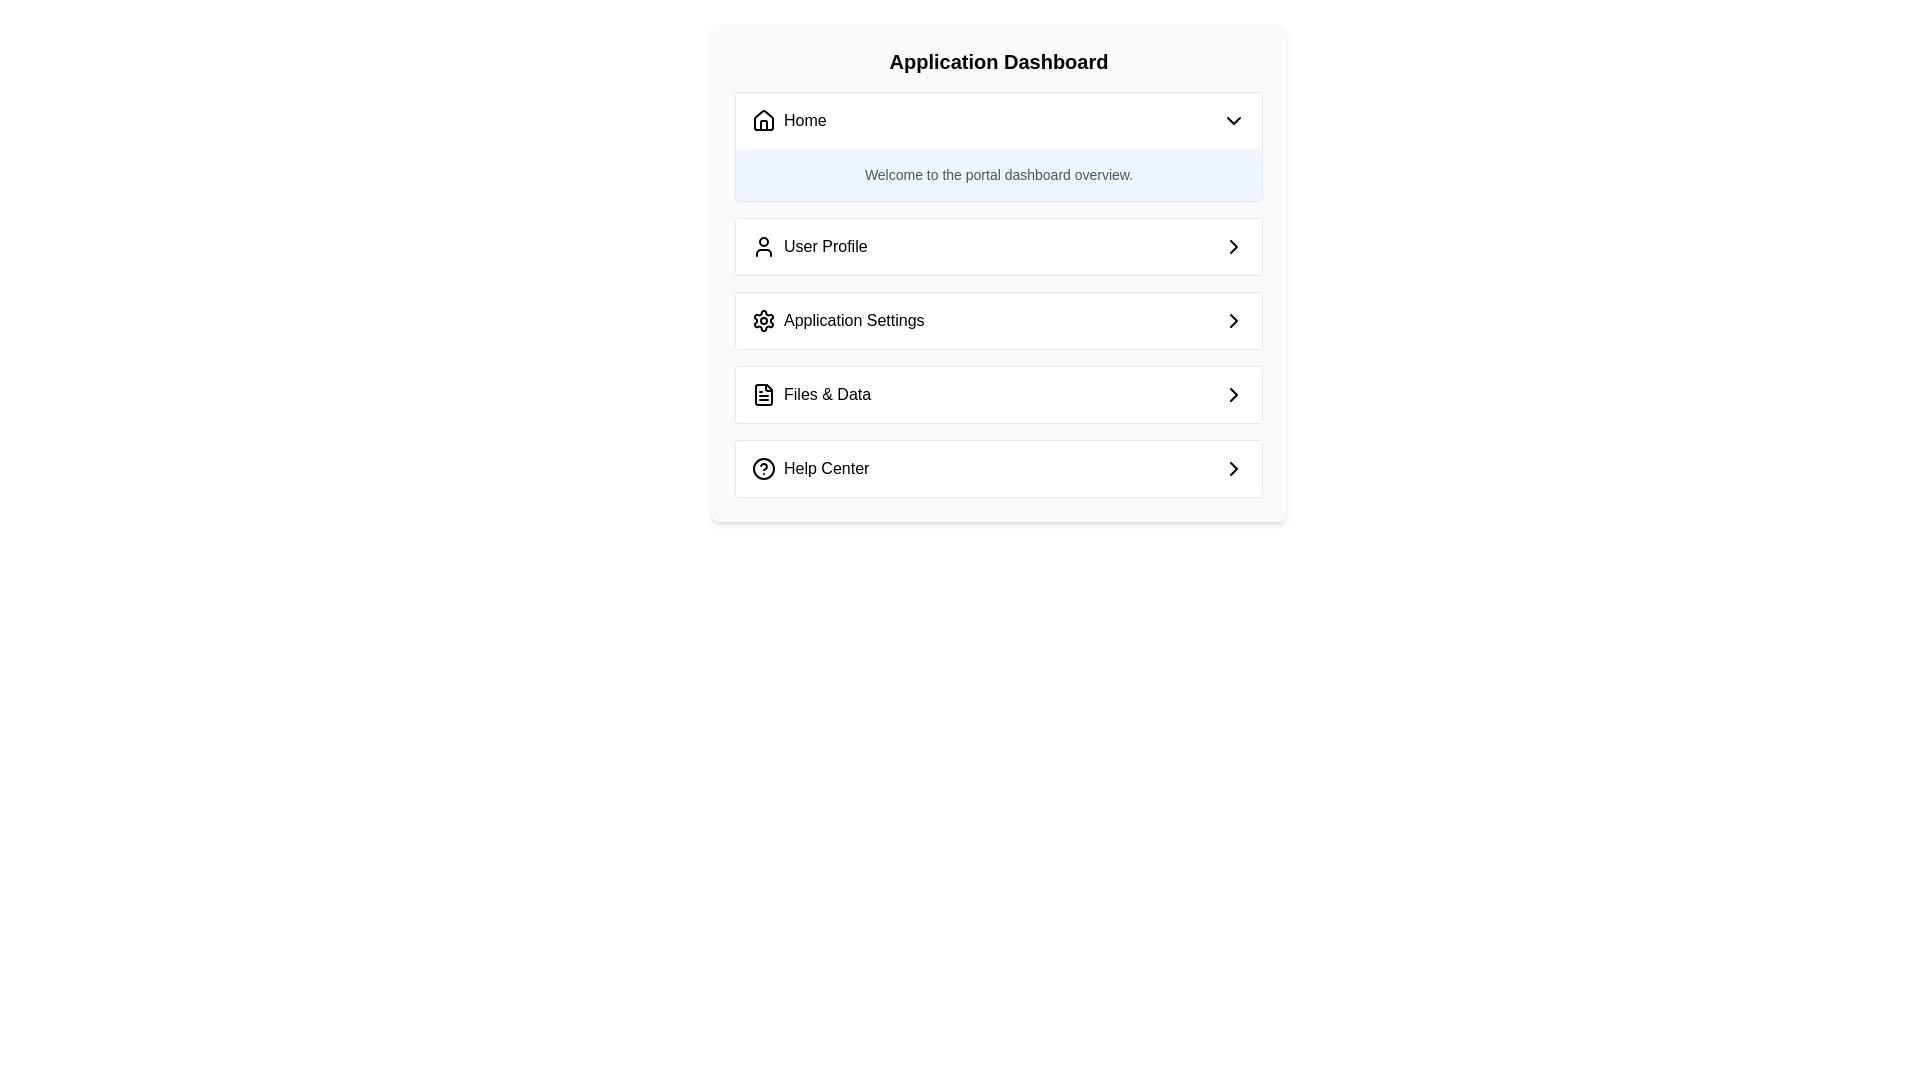 This screenshot has width=1920, height=1080. I want to click on the user profile icon, which is located to the left of the 'User Profile' text in the second row of the vertically stacked menu, so click(762, 245).